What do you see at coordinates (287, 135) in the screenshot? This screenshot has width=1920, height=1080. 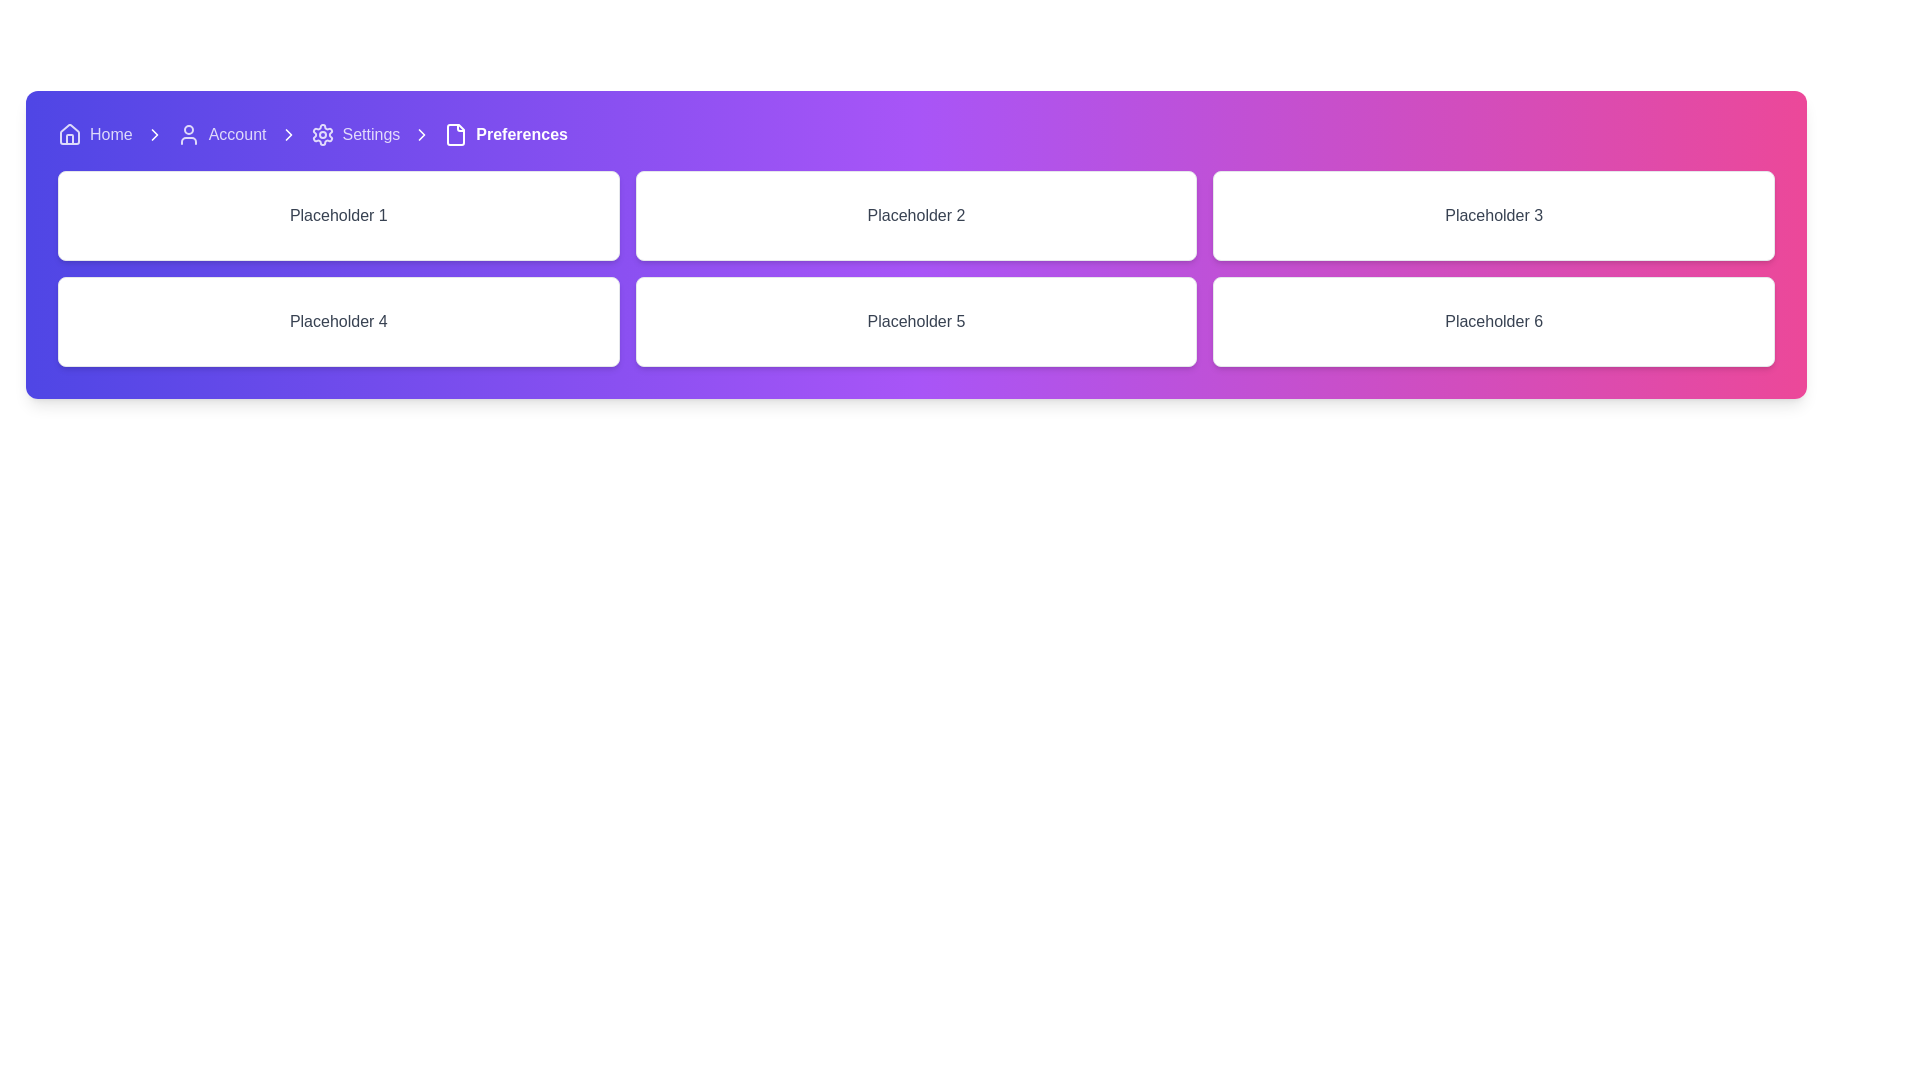 I see `the right-facing chevron icon in the breadcrumb navigation bar, which is styled with a sharp outline and located between the 'Settings' and 'Preferences' links` at bounding box center [287, 135].